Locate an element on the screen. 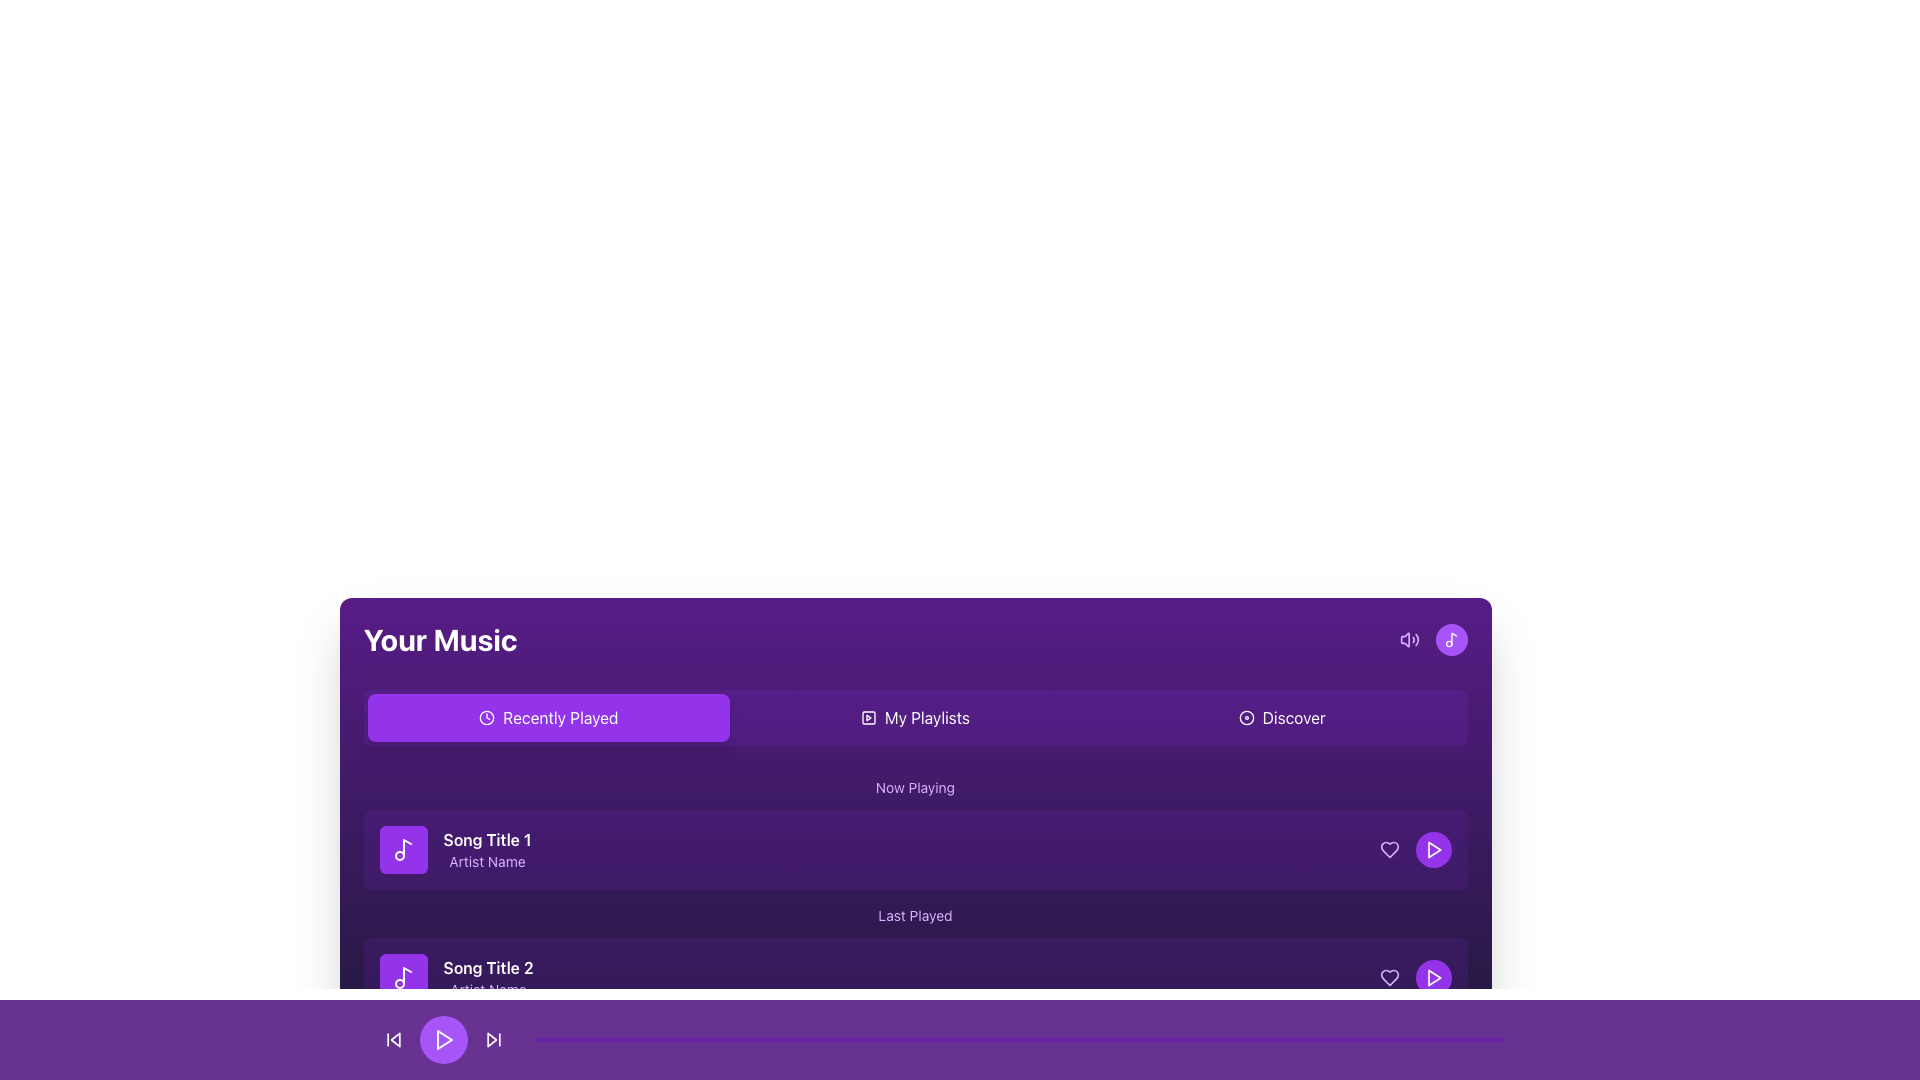 The height and width of the screenshot is (1080, 1920). the play button located adjacent to 'Song Title 2' in the music playlist interface to initiate playback is located at coordinates (1433, 977).